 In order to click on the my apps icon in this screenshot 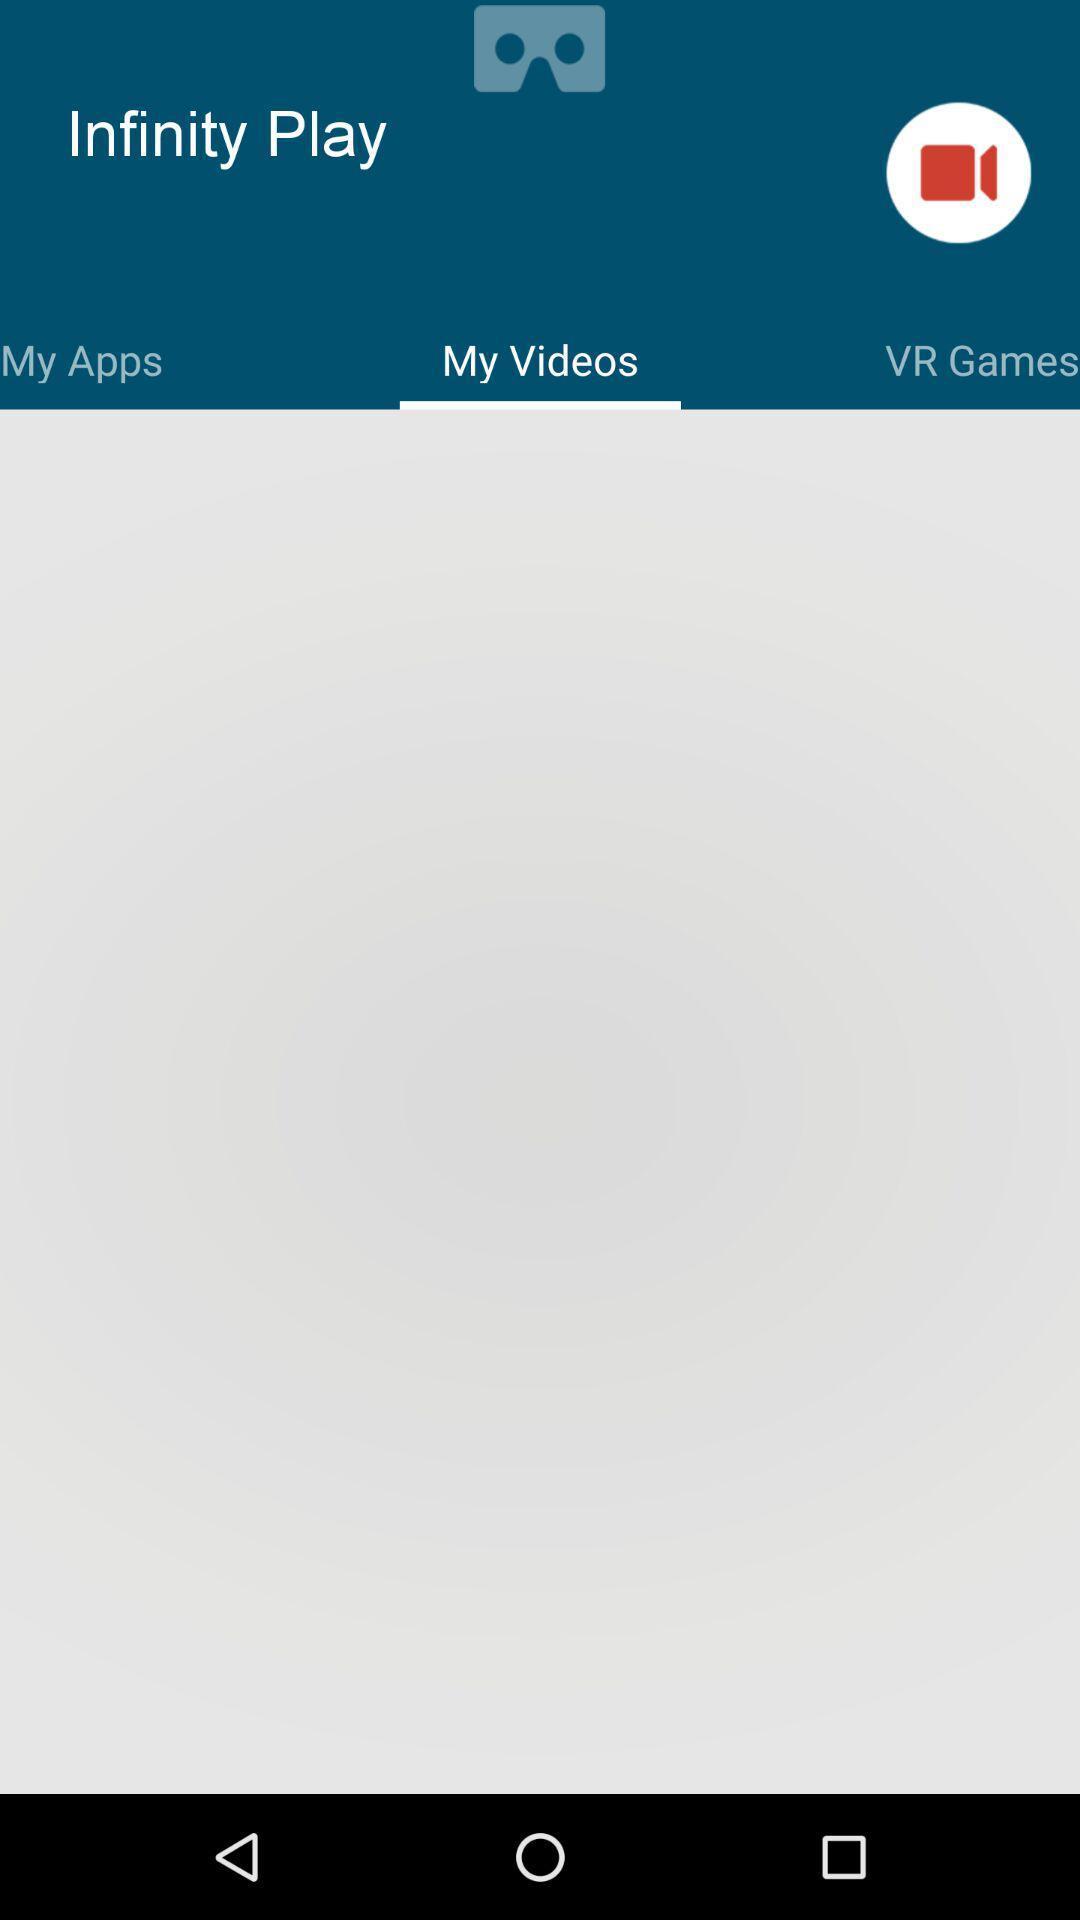, I will do `click(80, 356)`.